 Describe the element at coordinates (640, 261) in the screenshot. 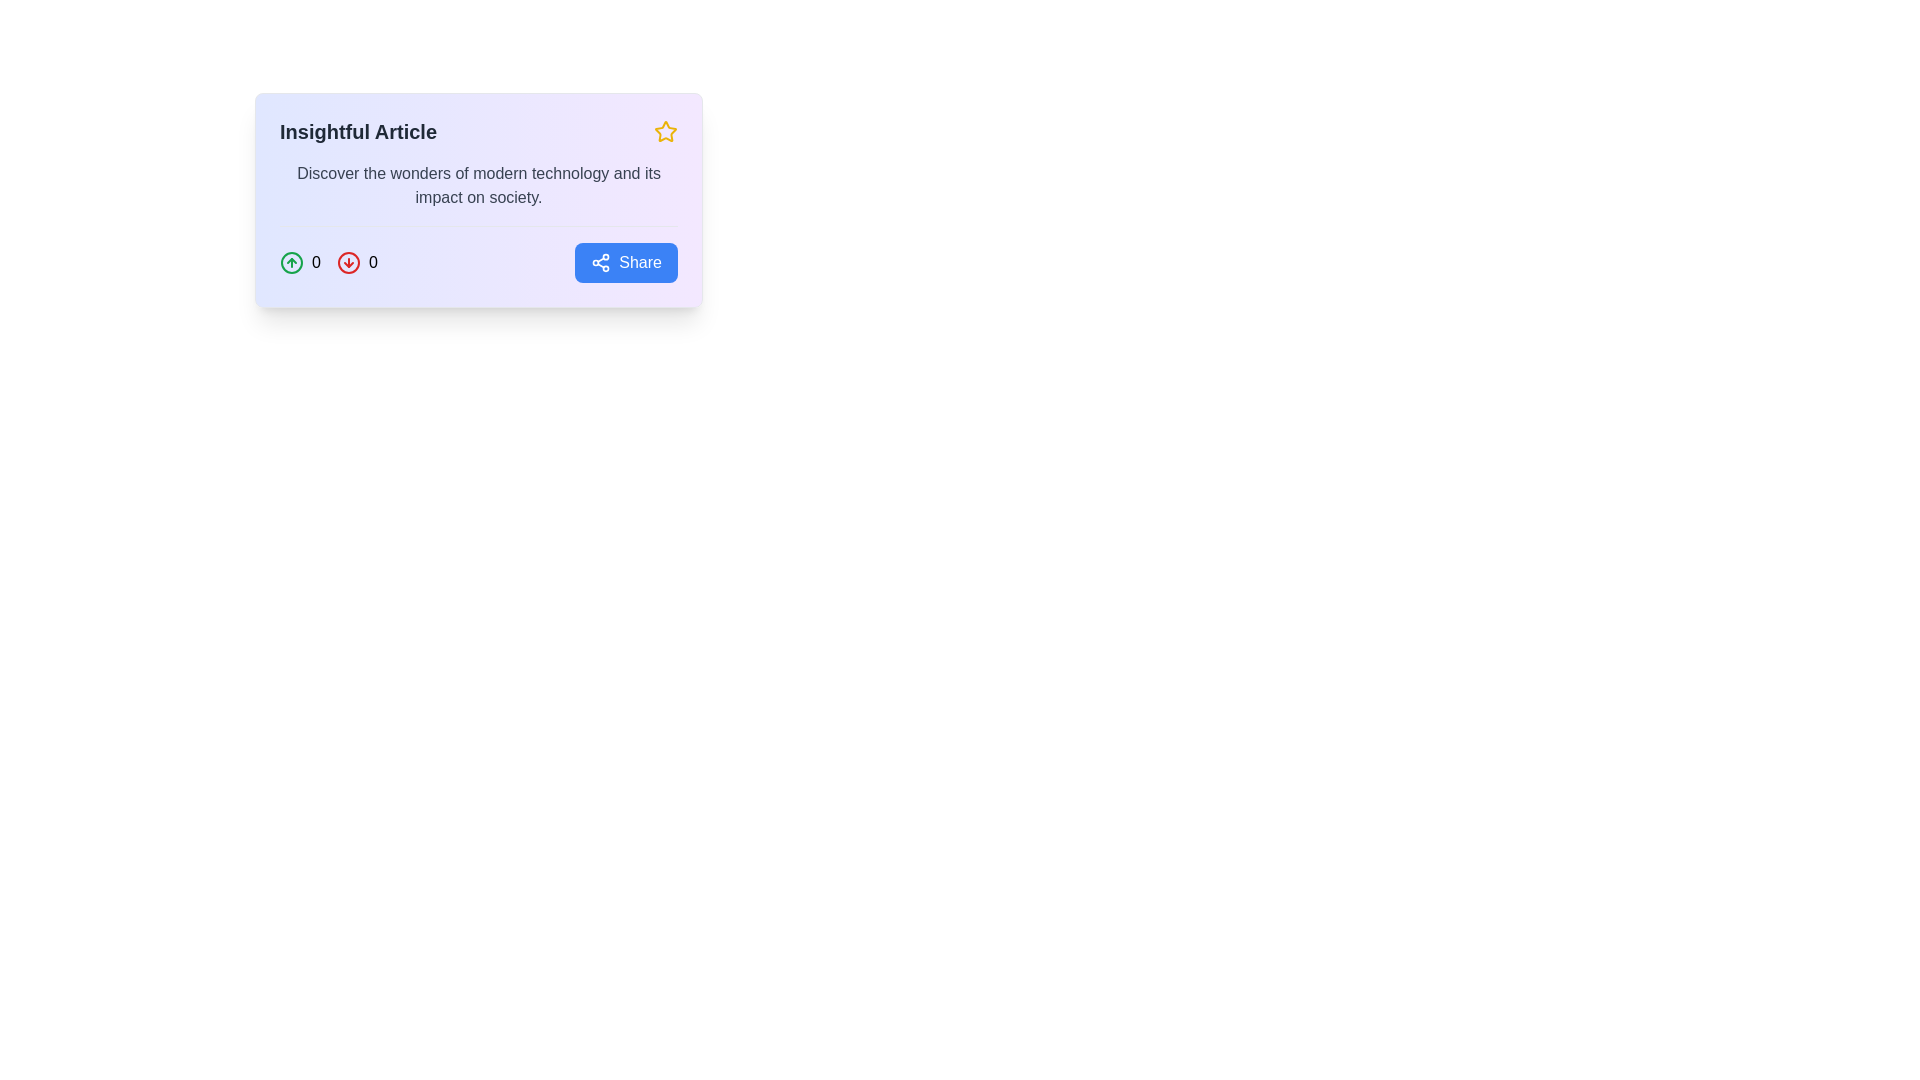

I see `the 'Share' text element, which is styled in white on a blue button with rounded corners, located in the bottom-right section of the 'Insightful Article' content card` at that location.